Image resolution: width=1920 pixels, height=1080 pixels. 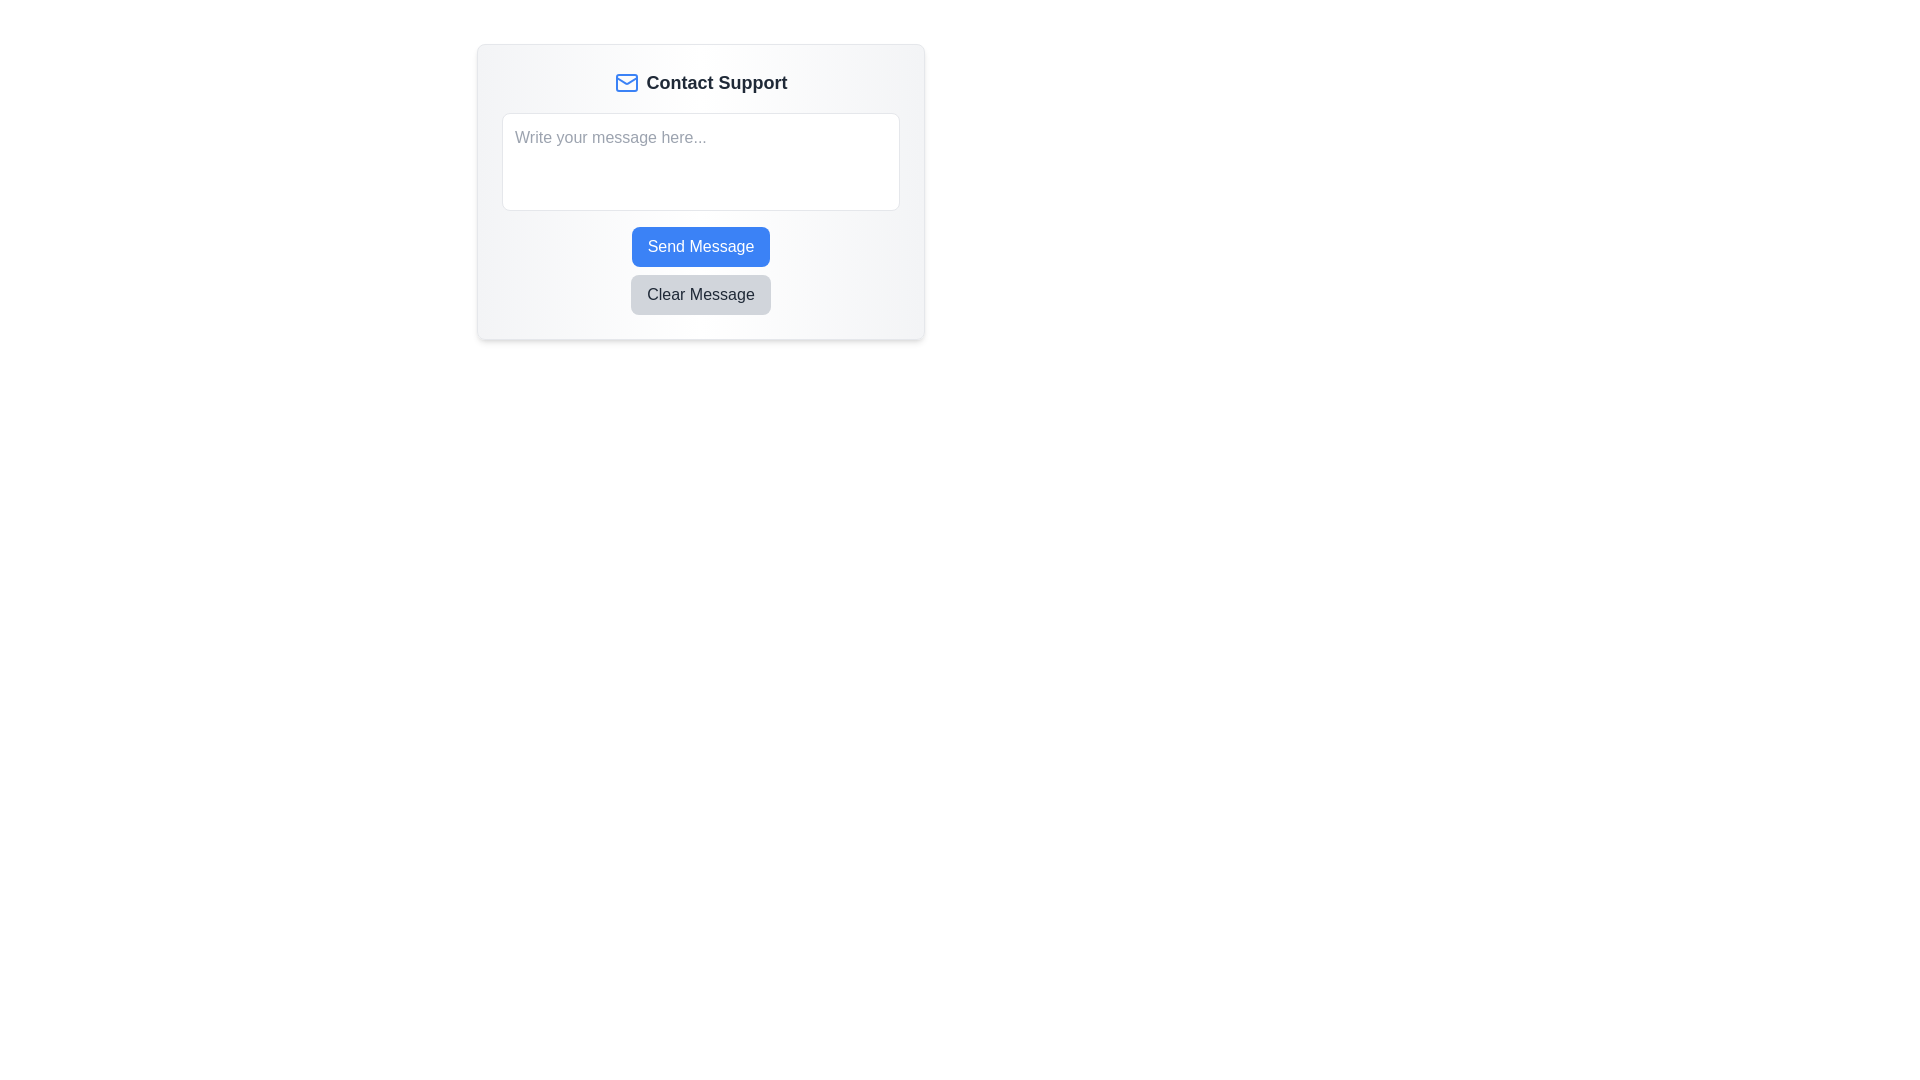 What do you see at coordinates (700, 82) in the screenshot?
I see `the label with icon that represents the action to contact support, located at the top of the centered card layout` at bounding box center [700, 82].